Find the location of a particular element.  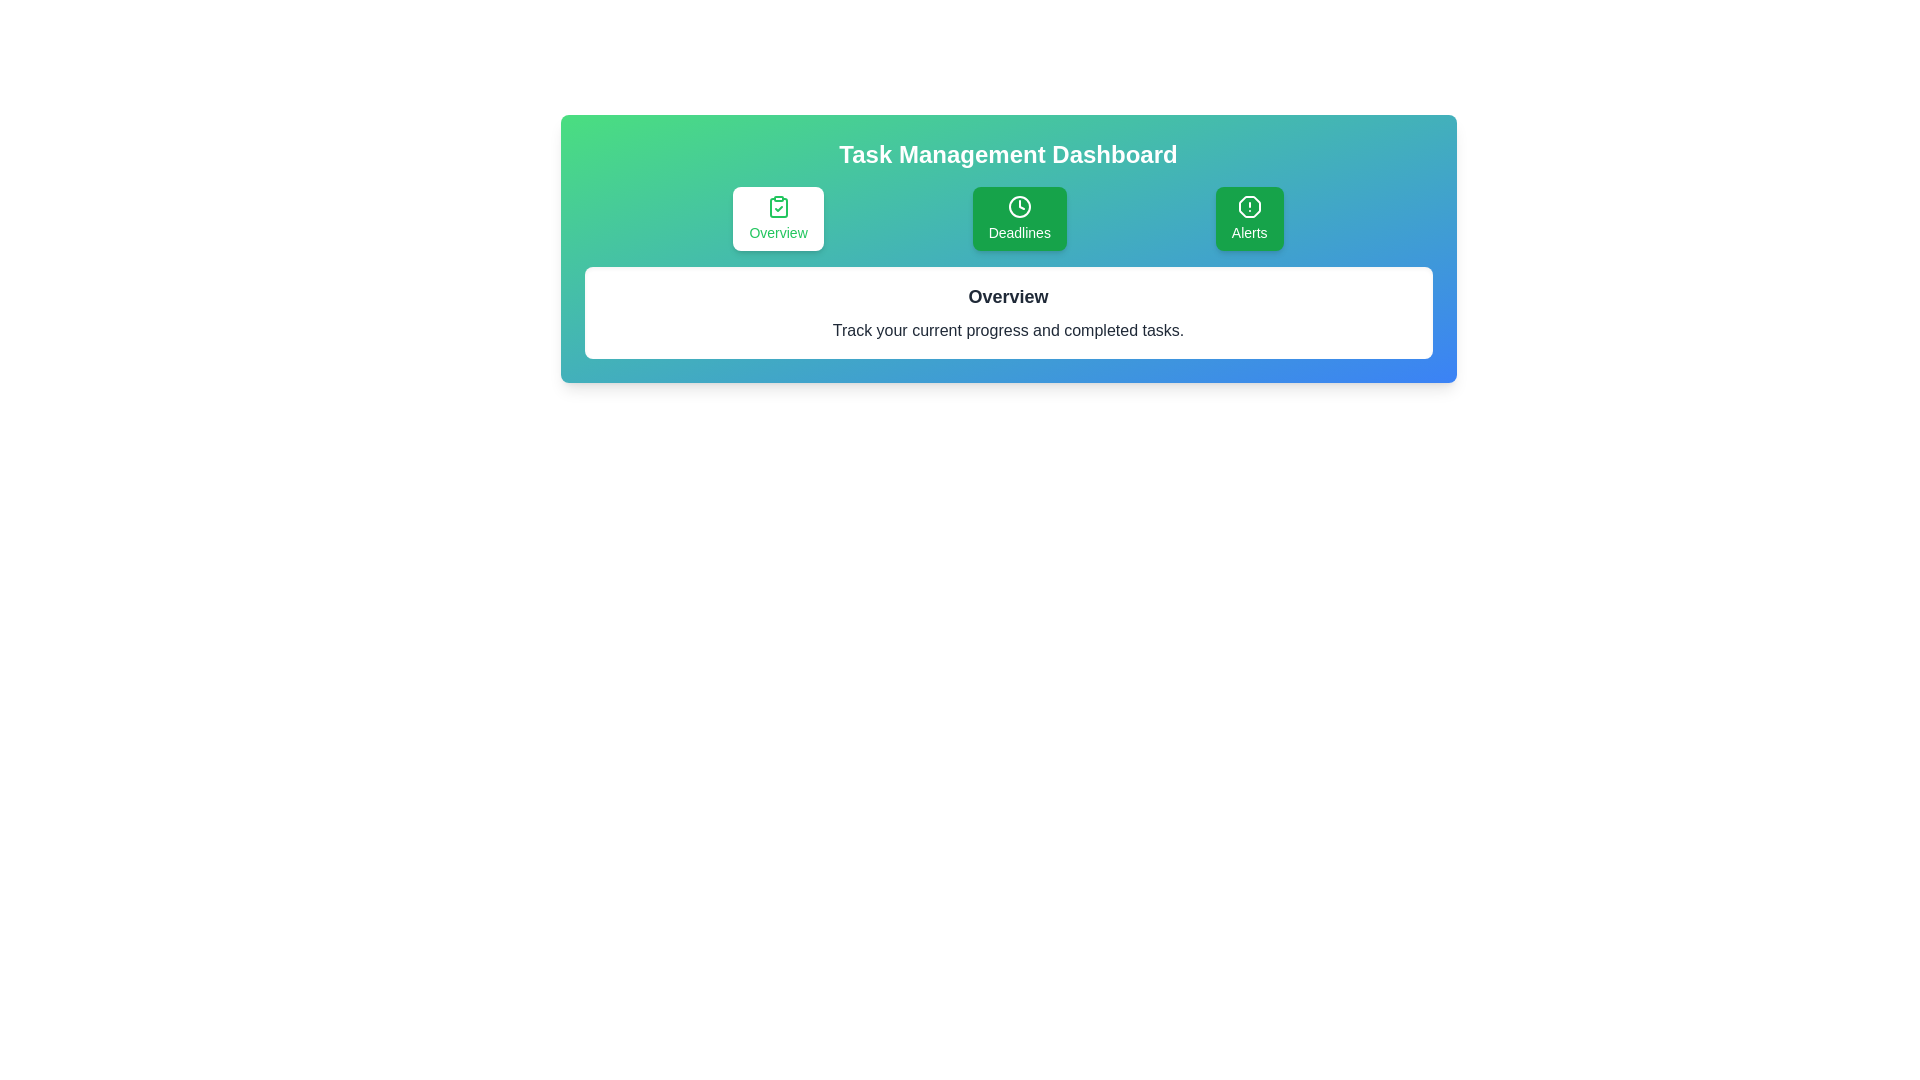

the Overview tab by clicking on it is located at coordinates (777, 219).